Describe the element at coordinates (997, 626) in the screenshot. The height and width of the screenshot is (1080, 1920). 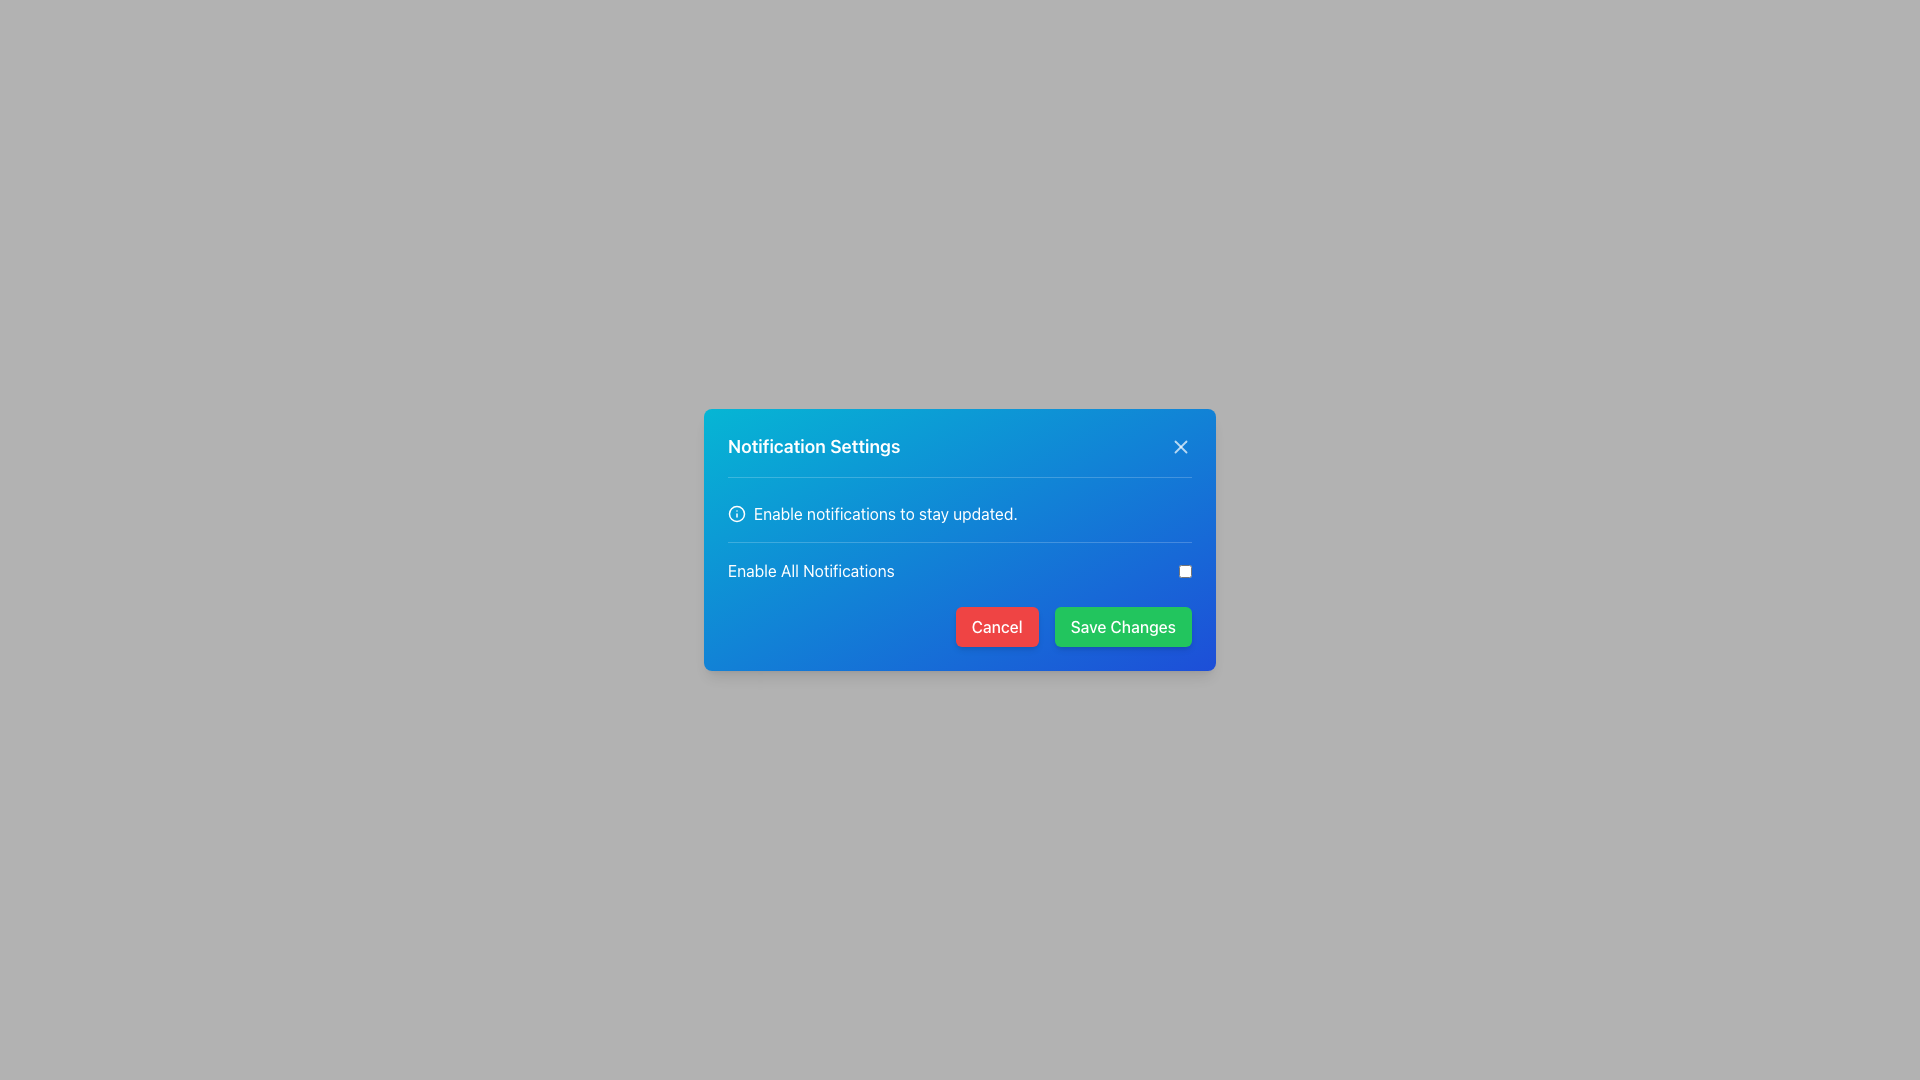
I see `the red rectangular 'Cancel' button located in the lower right corner of the notification panel` at that location.